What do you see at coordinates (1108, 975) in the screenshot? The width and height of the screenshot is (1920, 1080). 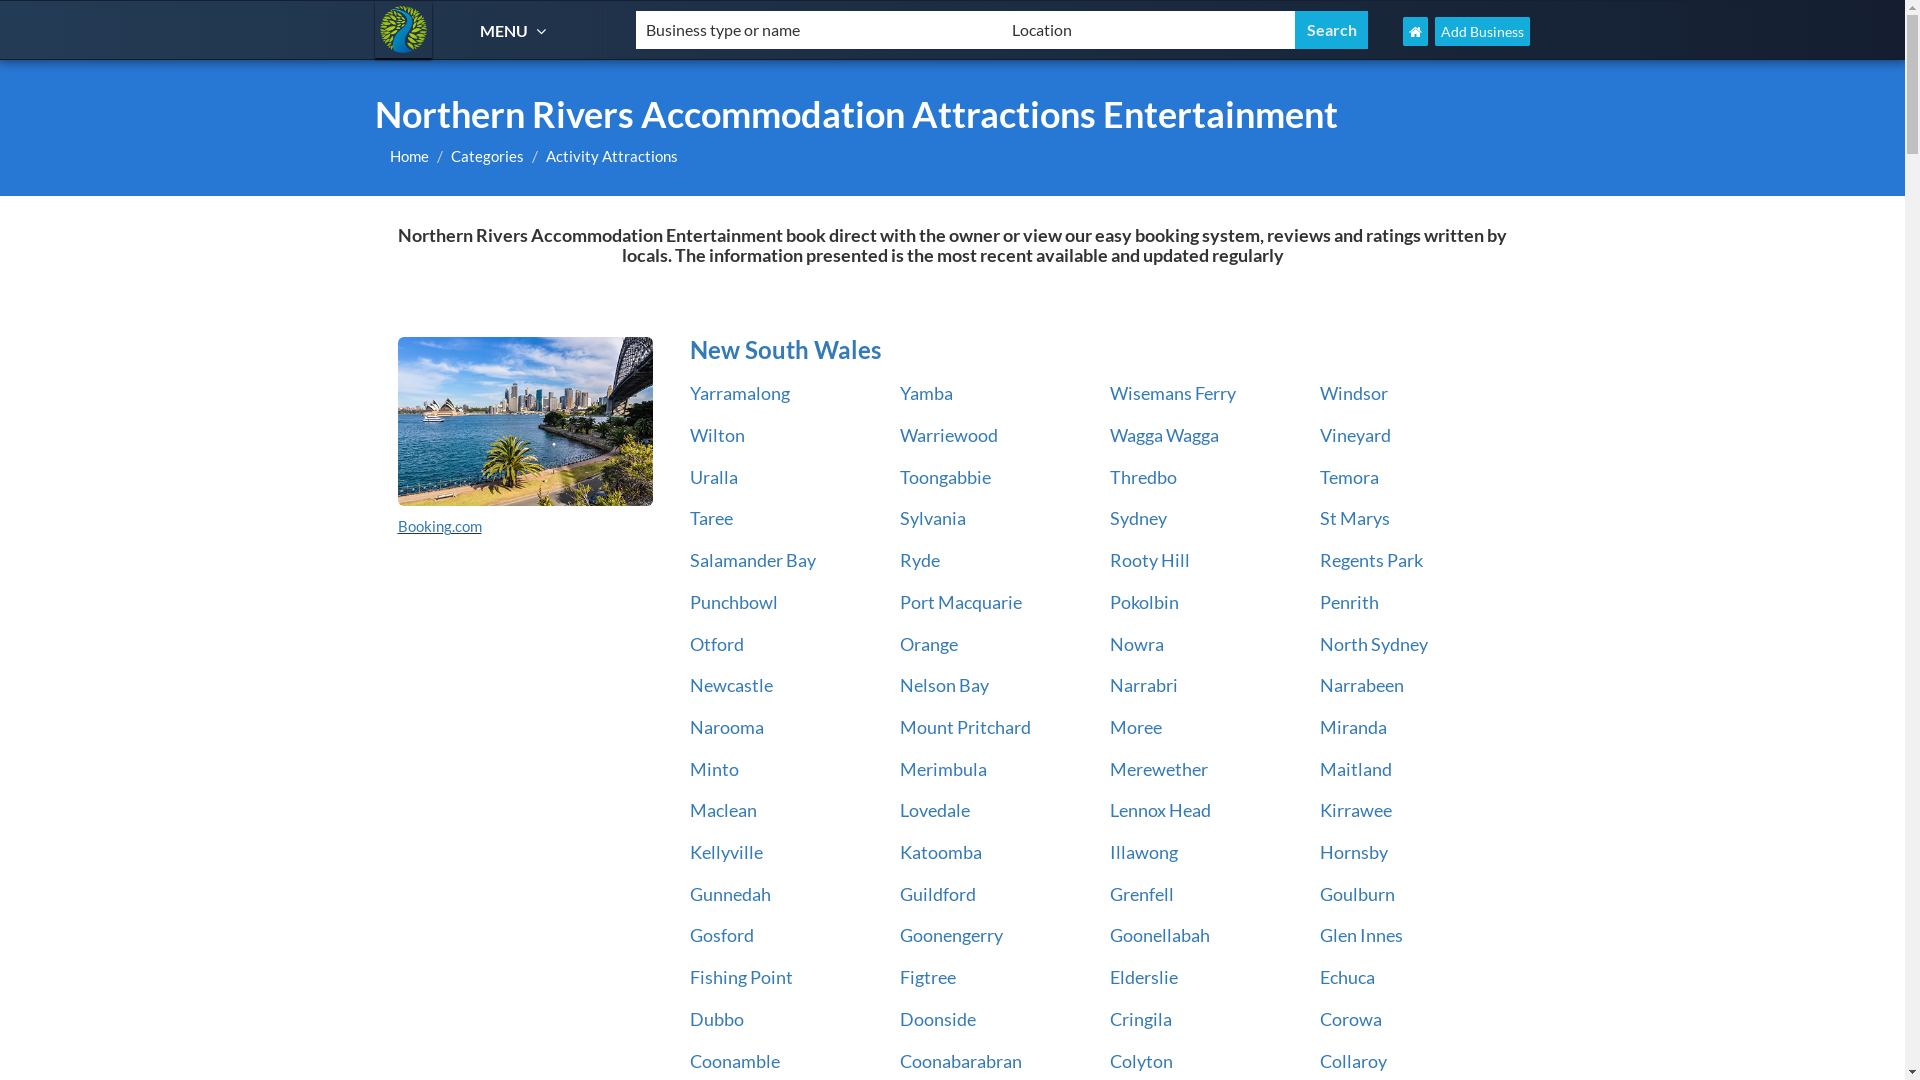 I see `'Elderslie'` at bounding box center [1108, 975].